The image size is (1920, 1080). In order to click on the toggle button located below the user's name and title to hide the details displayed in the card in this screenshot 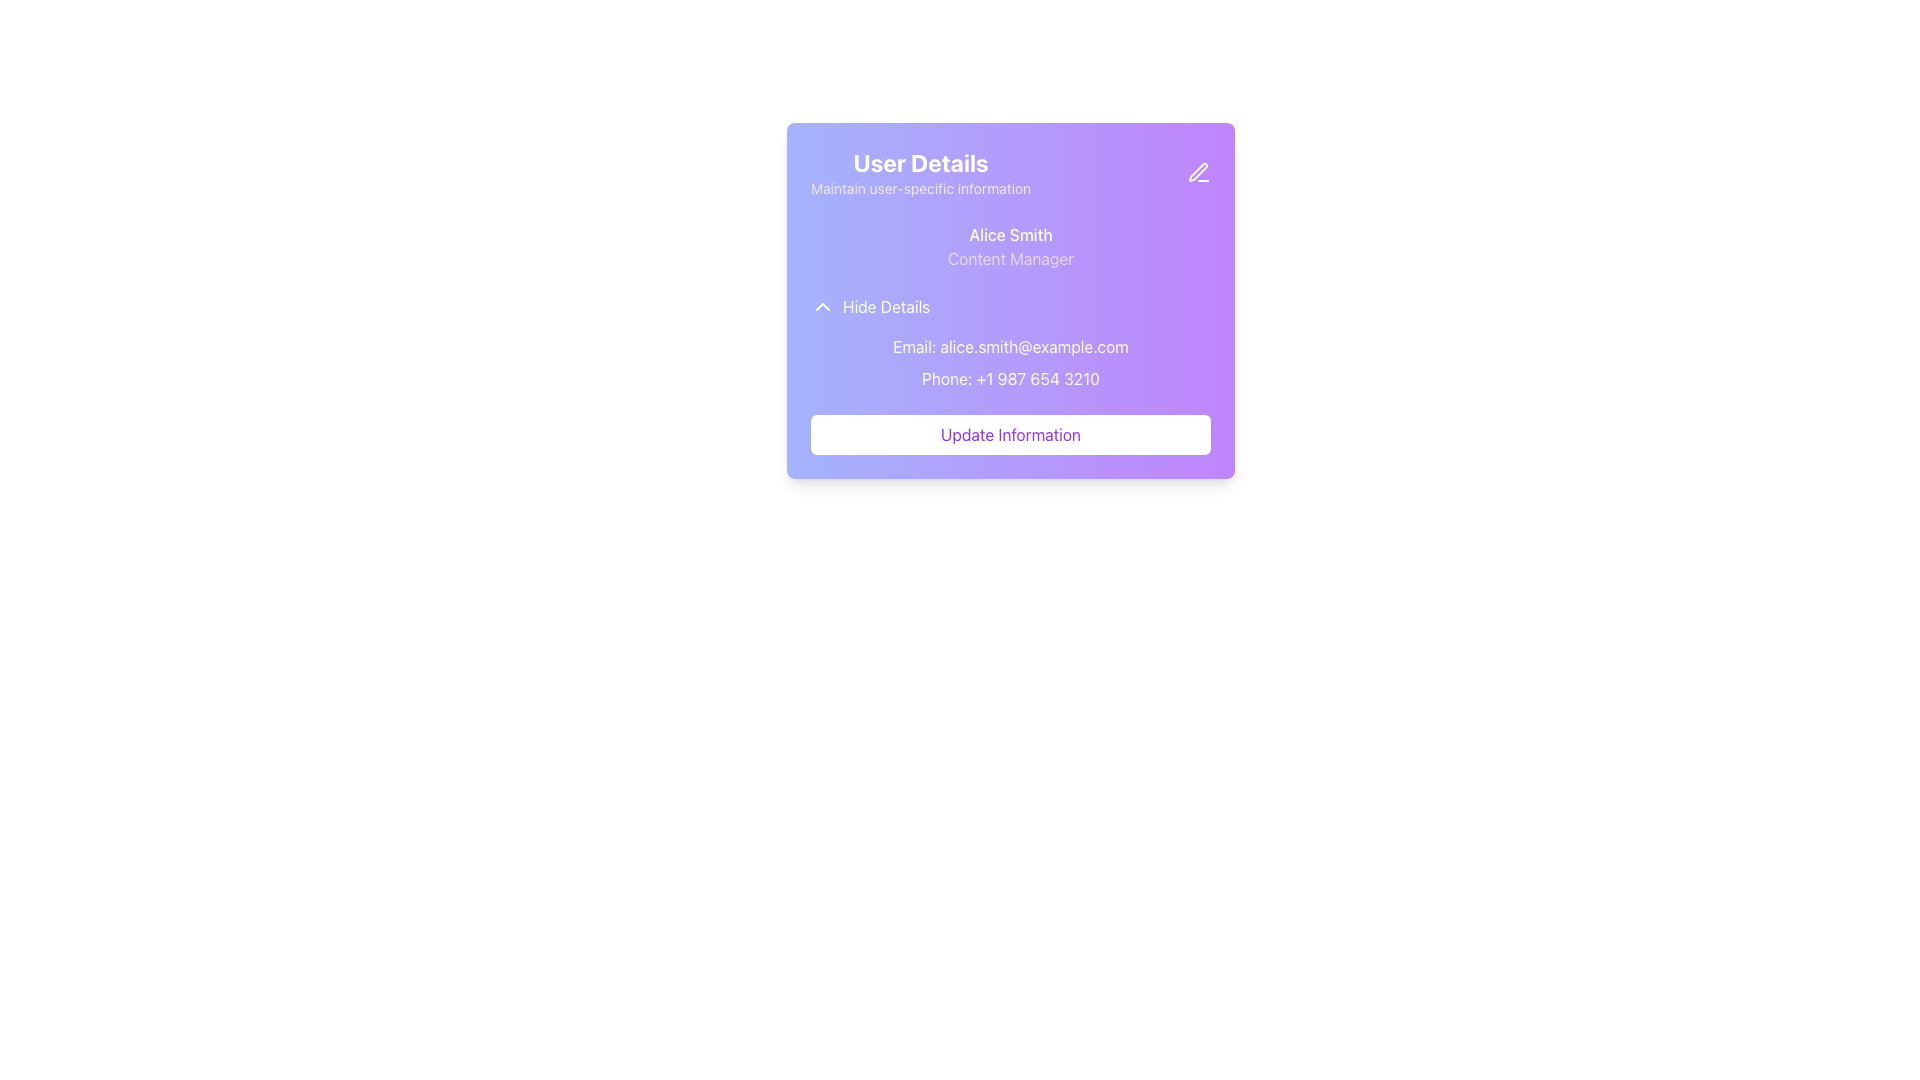, I will do `click(870, 307)`.